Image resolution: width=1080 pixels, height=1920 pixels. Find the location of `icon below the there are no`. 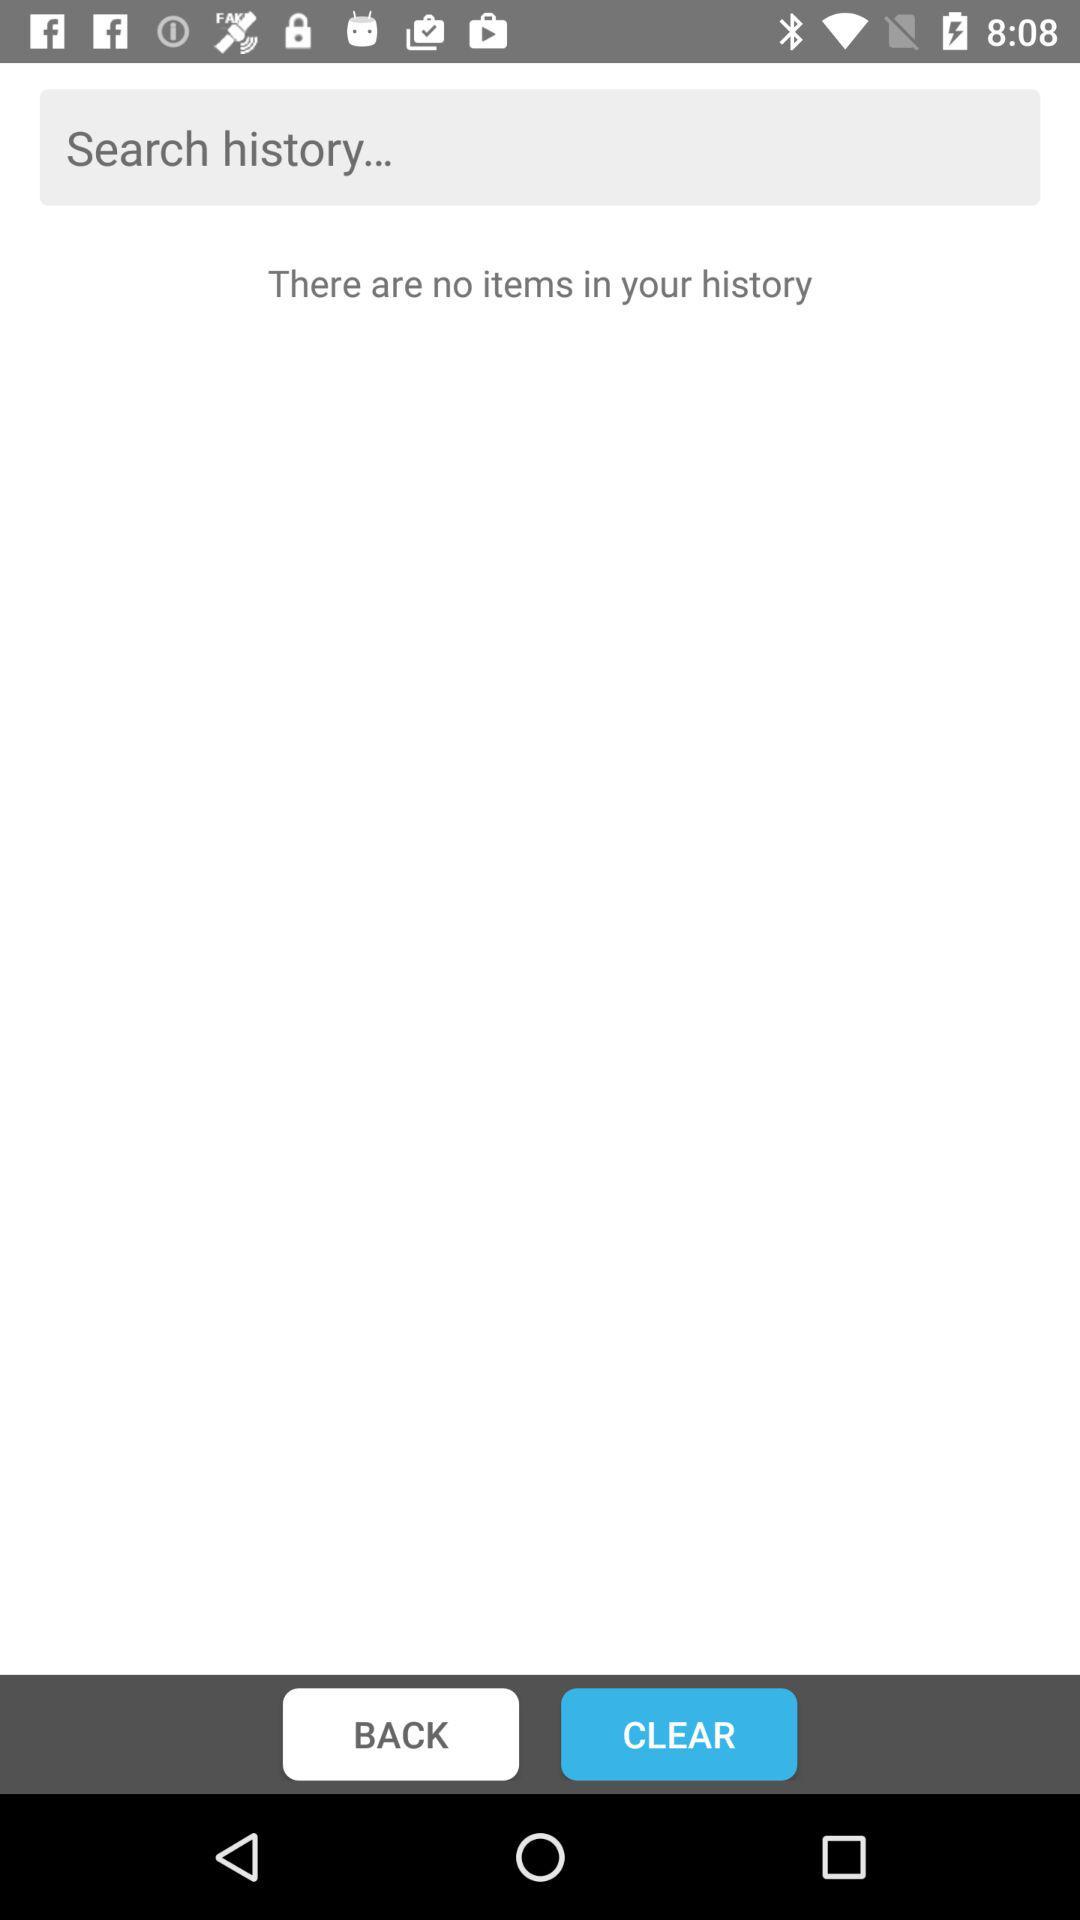

icon below the there are no is located at coordinates (678, 1733).